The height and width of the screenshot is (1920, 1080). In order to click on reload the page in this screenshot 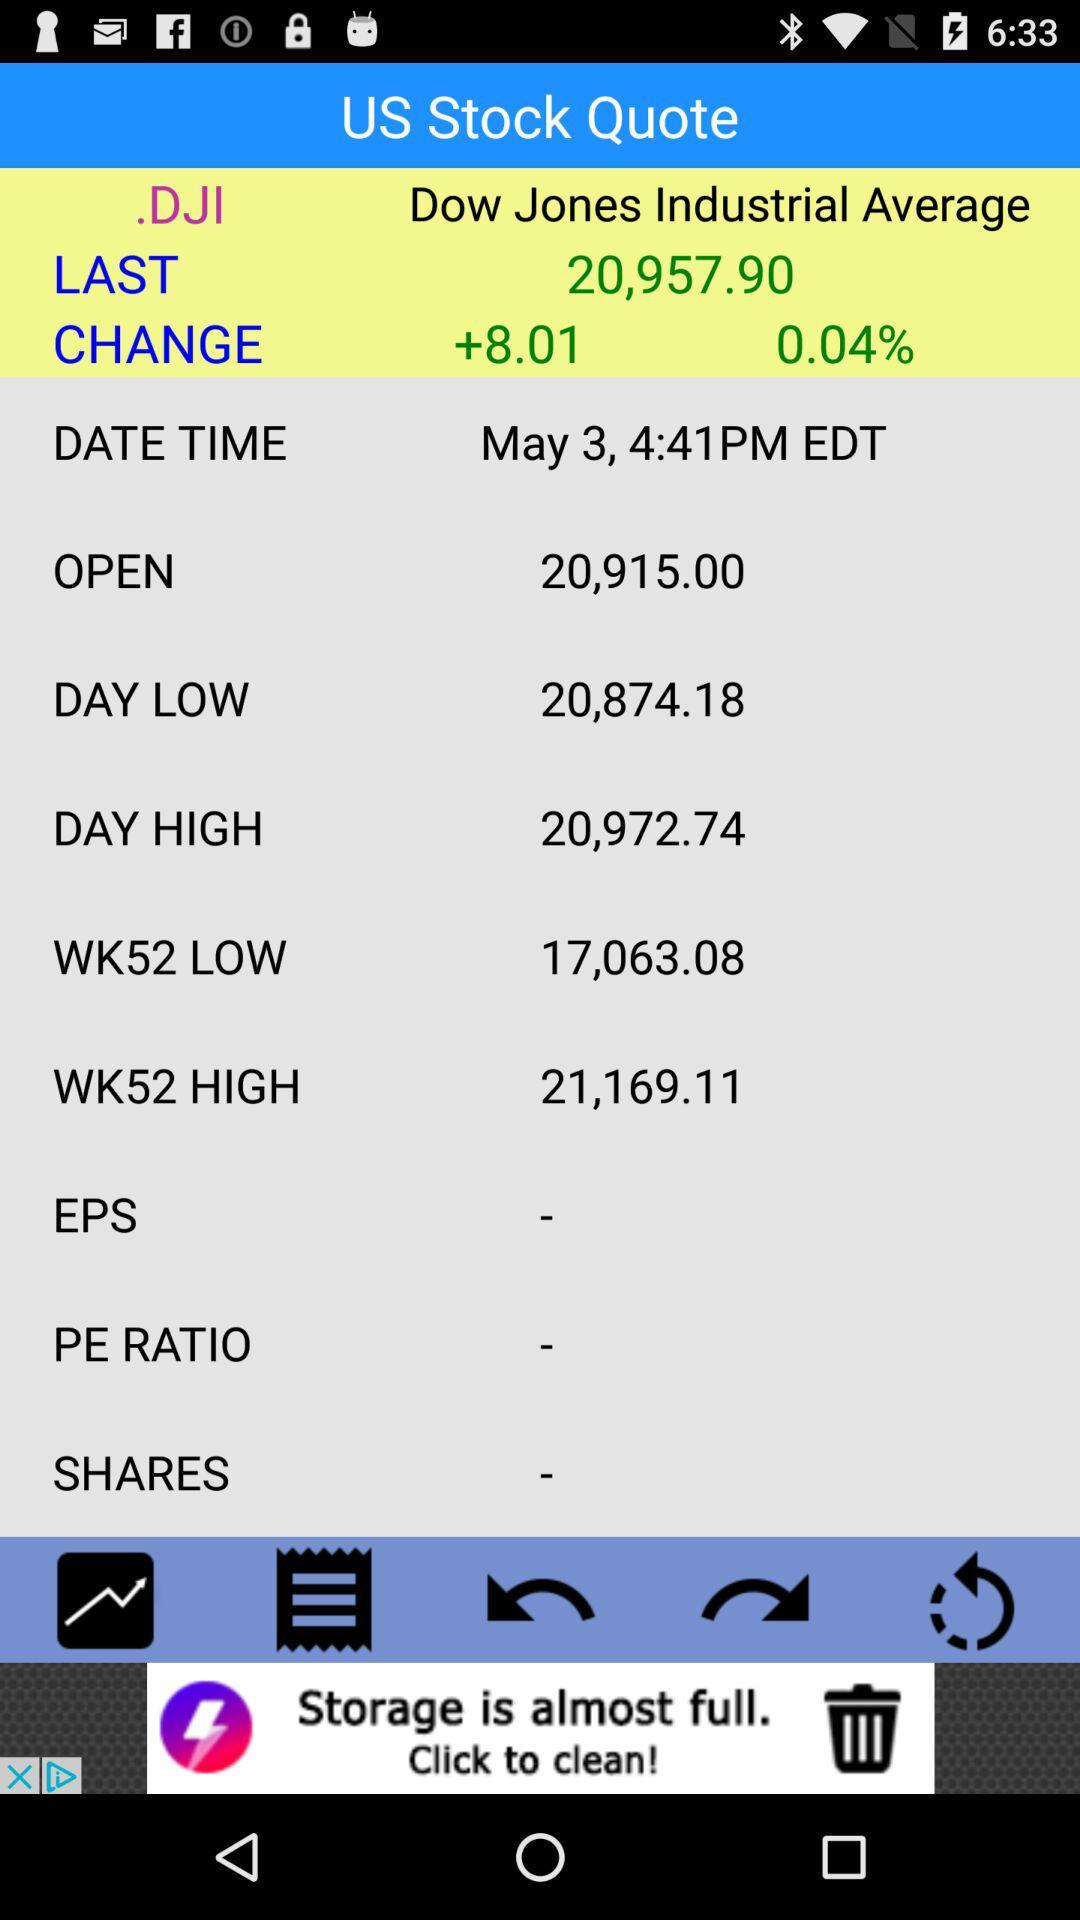, I will do `click(971, 1598)`.